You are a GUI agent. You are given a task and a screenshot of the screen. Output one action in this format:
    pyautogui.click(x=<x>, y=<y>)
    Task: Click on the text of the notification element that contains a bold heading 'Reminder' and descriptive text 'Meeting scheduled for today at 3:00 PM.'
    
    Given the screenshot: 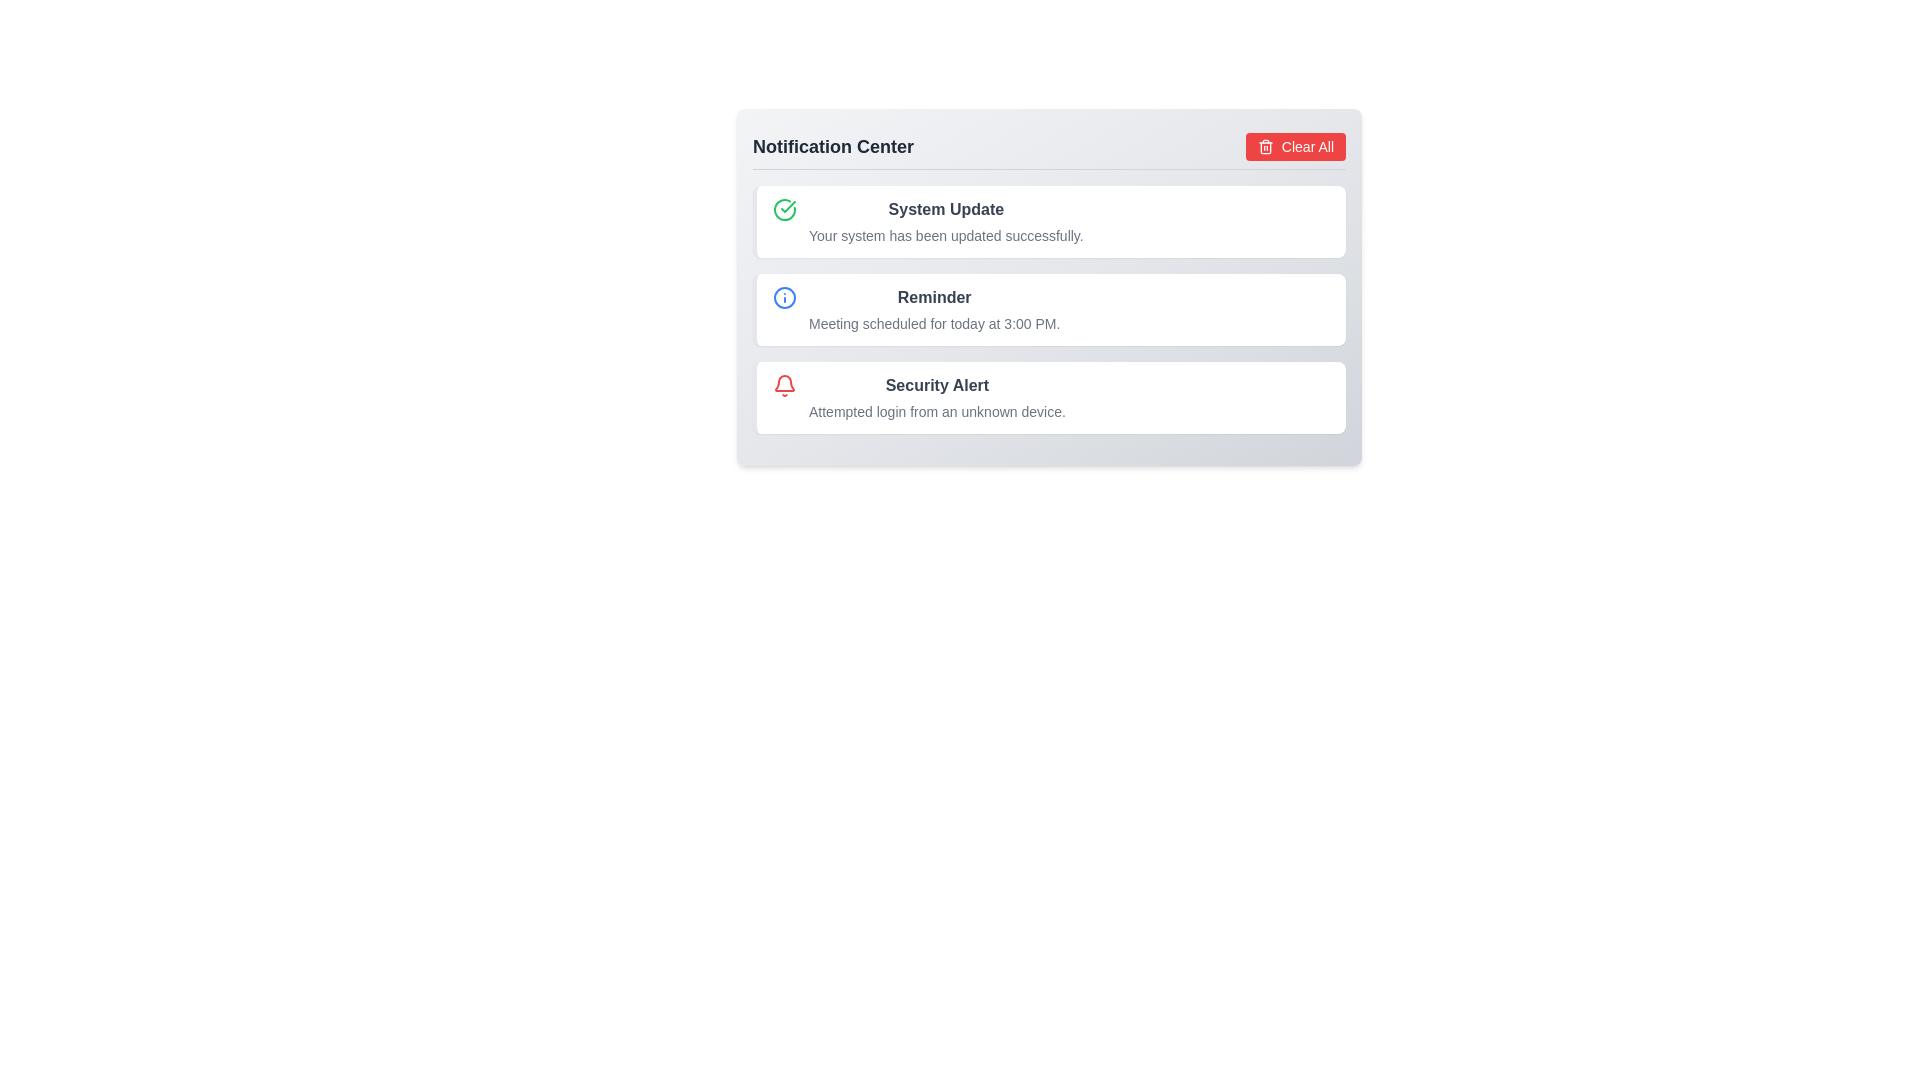 What is the action you would take?
    pyautogui.click(x=933, y=309)
    